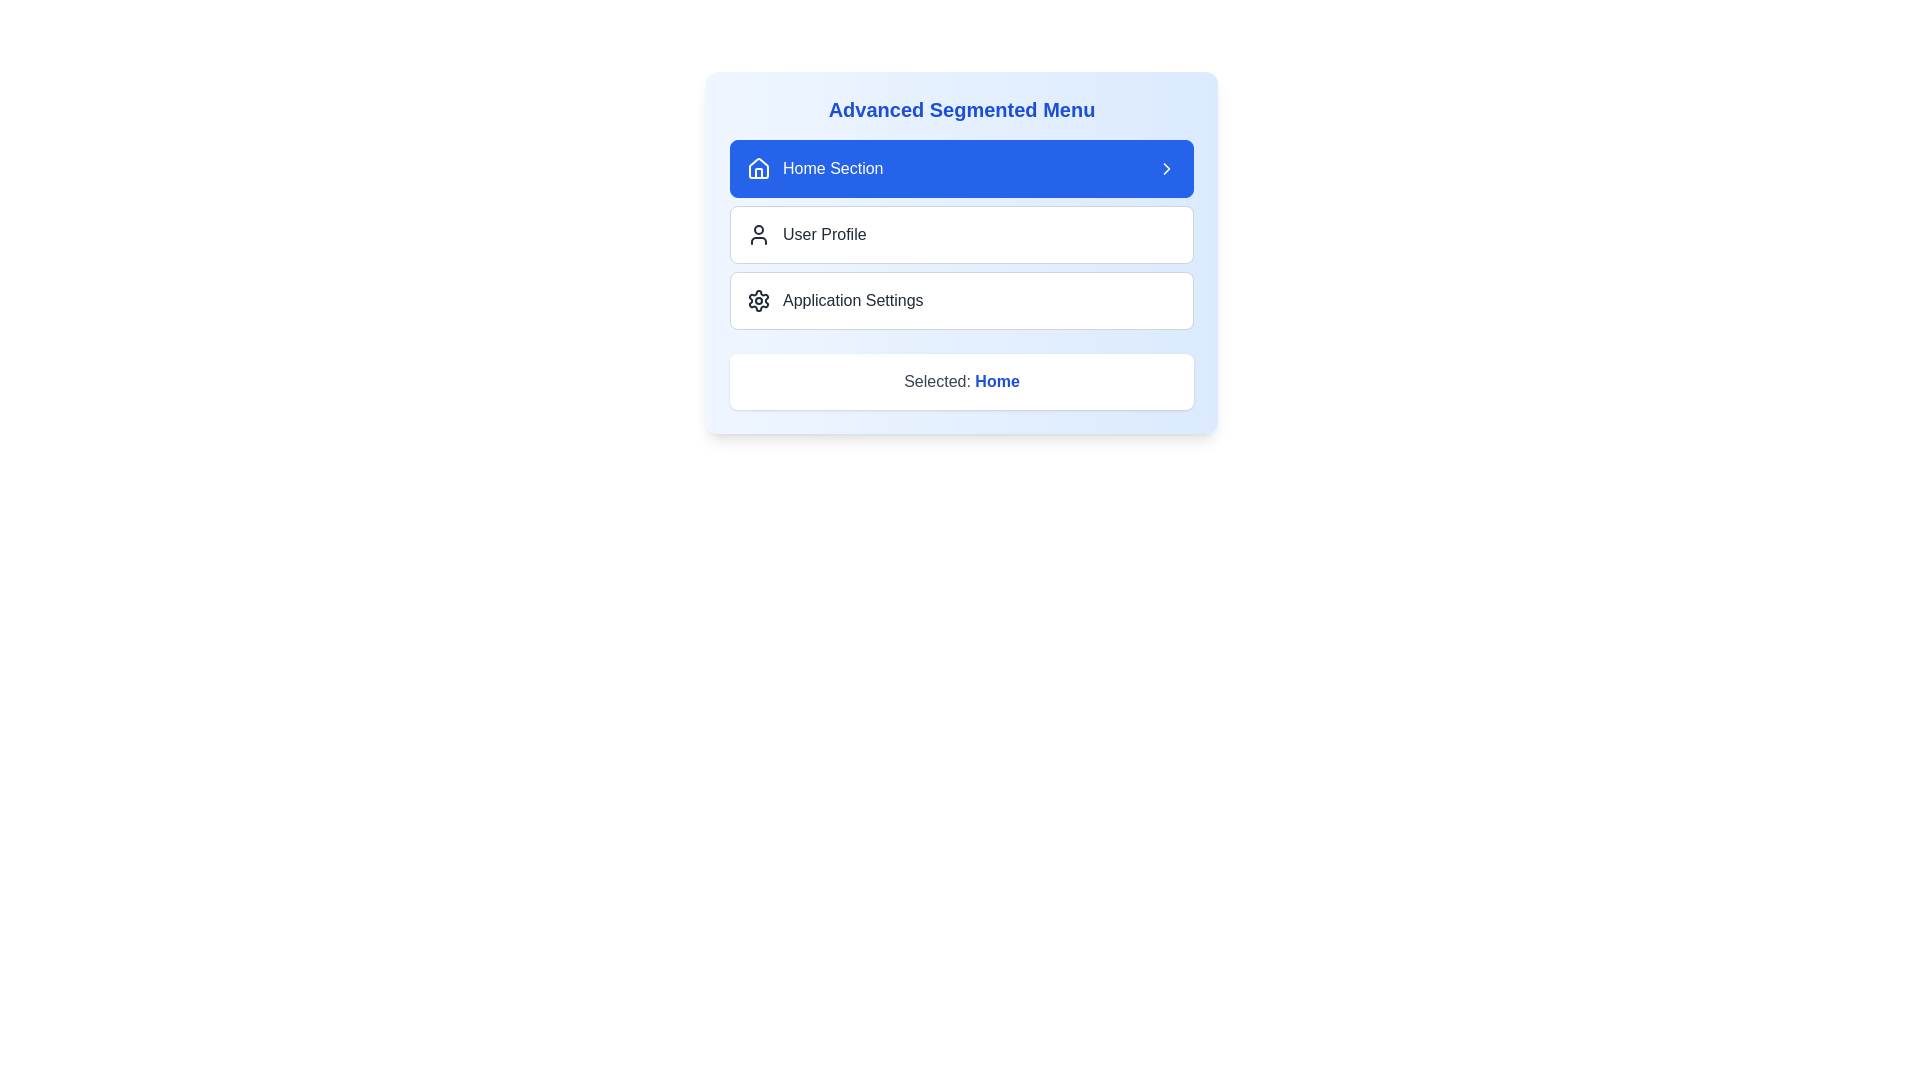 This screenshot has height=1080, width=1920. What do you see at coordinates (757, 168) in the screenshot?
I see `the 'Home Section' icon located on the left side of the 'Home Section' menu item to enhance usability and clarity for users` at bounding box center [757, 168].